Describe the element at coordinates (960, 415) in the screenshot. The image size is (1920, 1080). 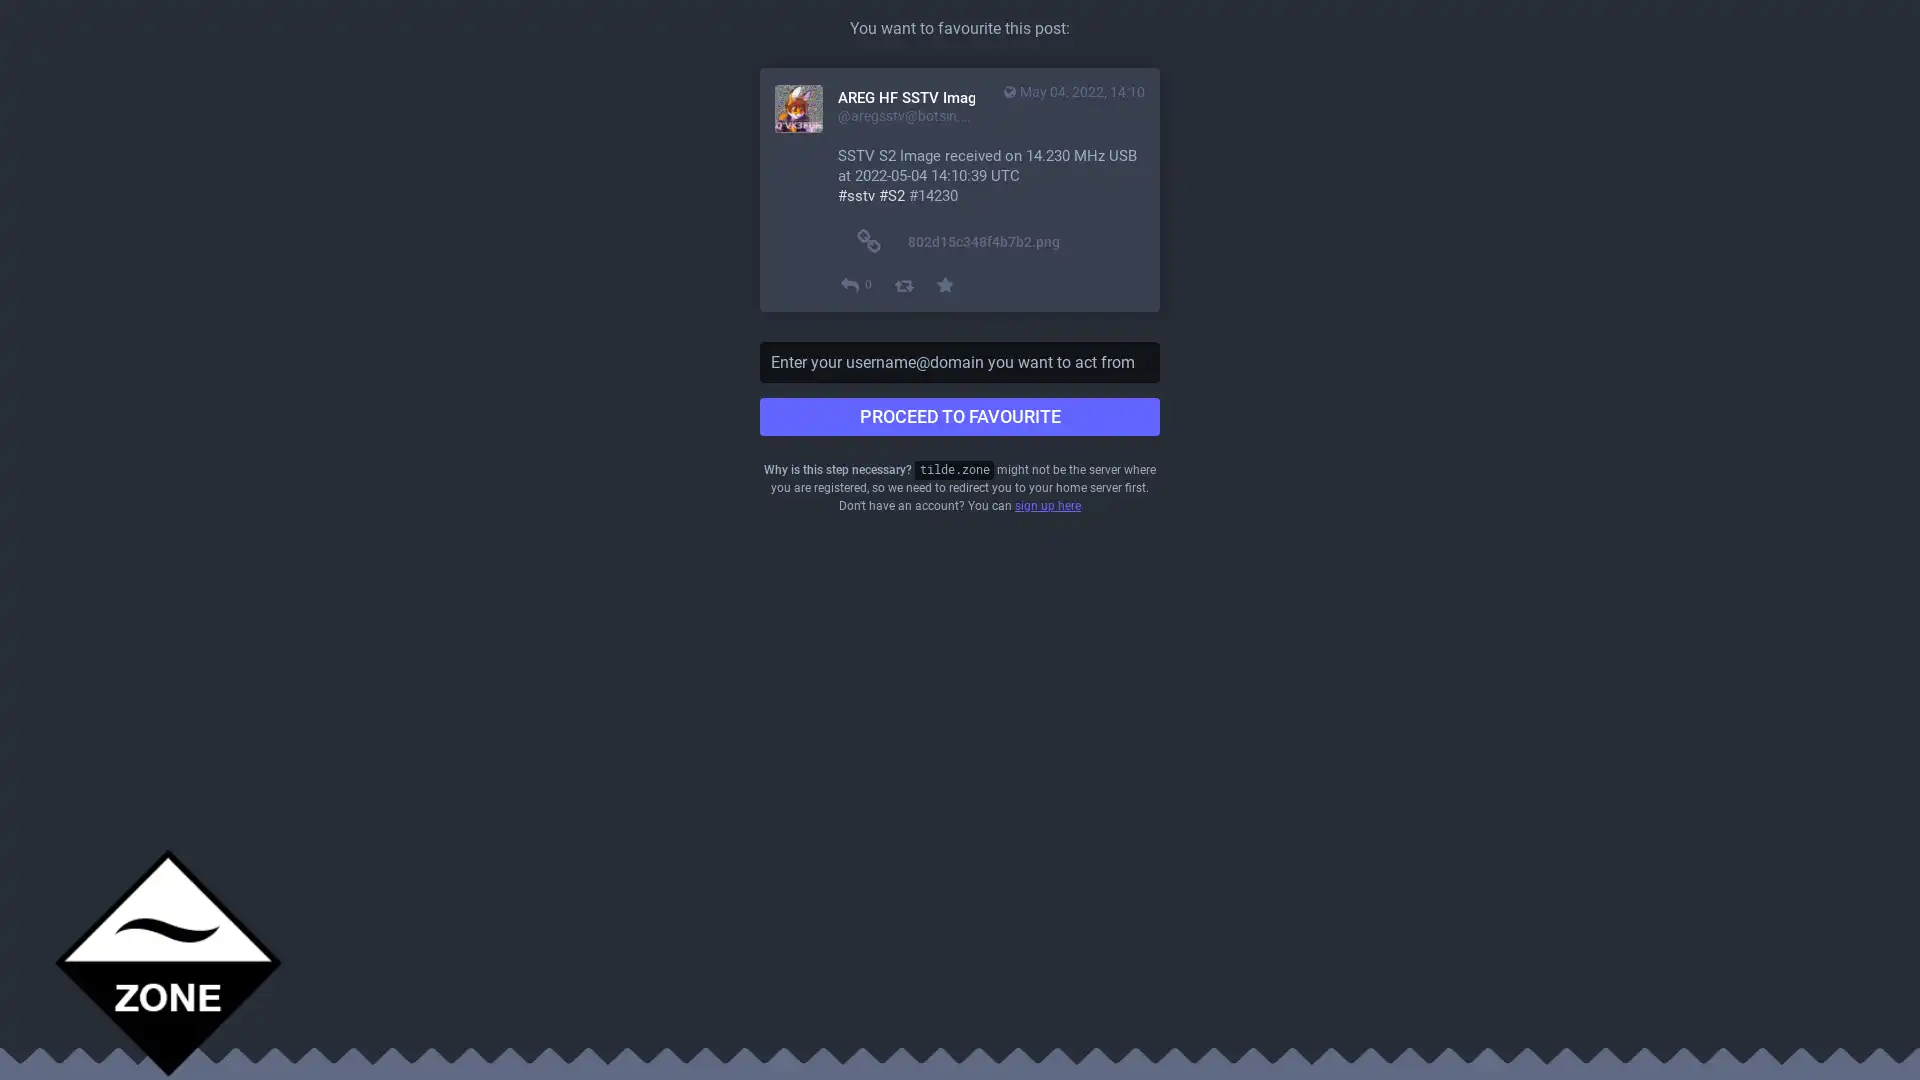
I see `PROCEED TO FAVOURITE` at that location.